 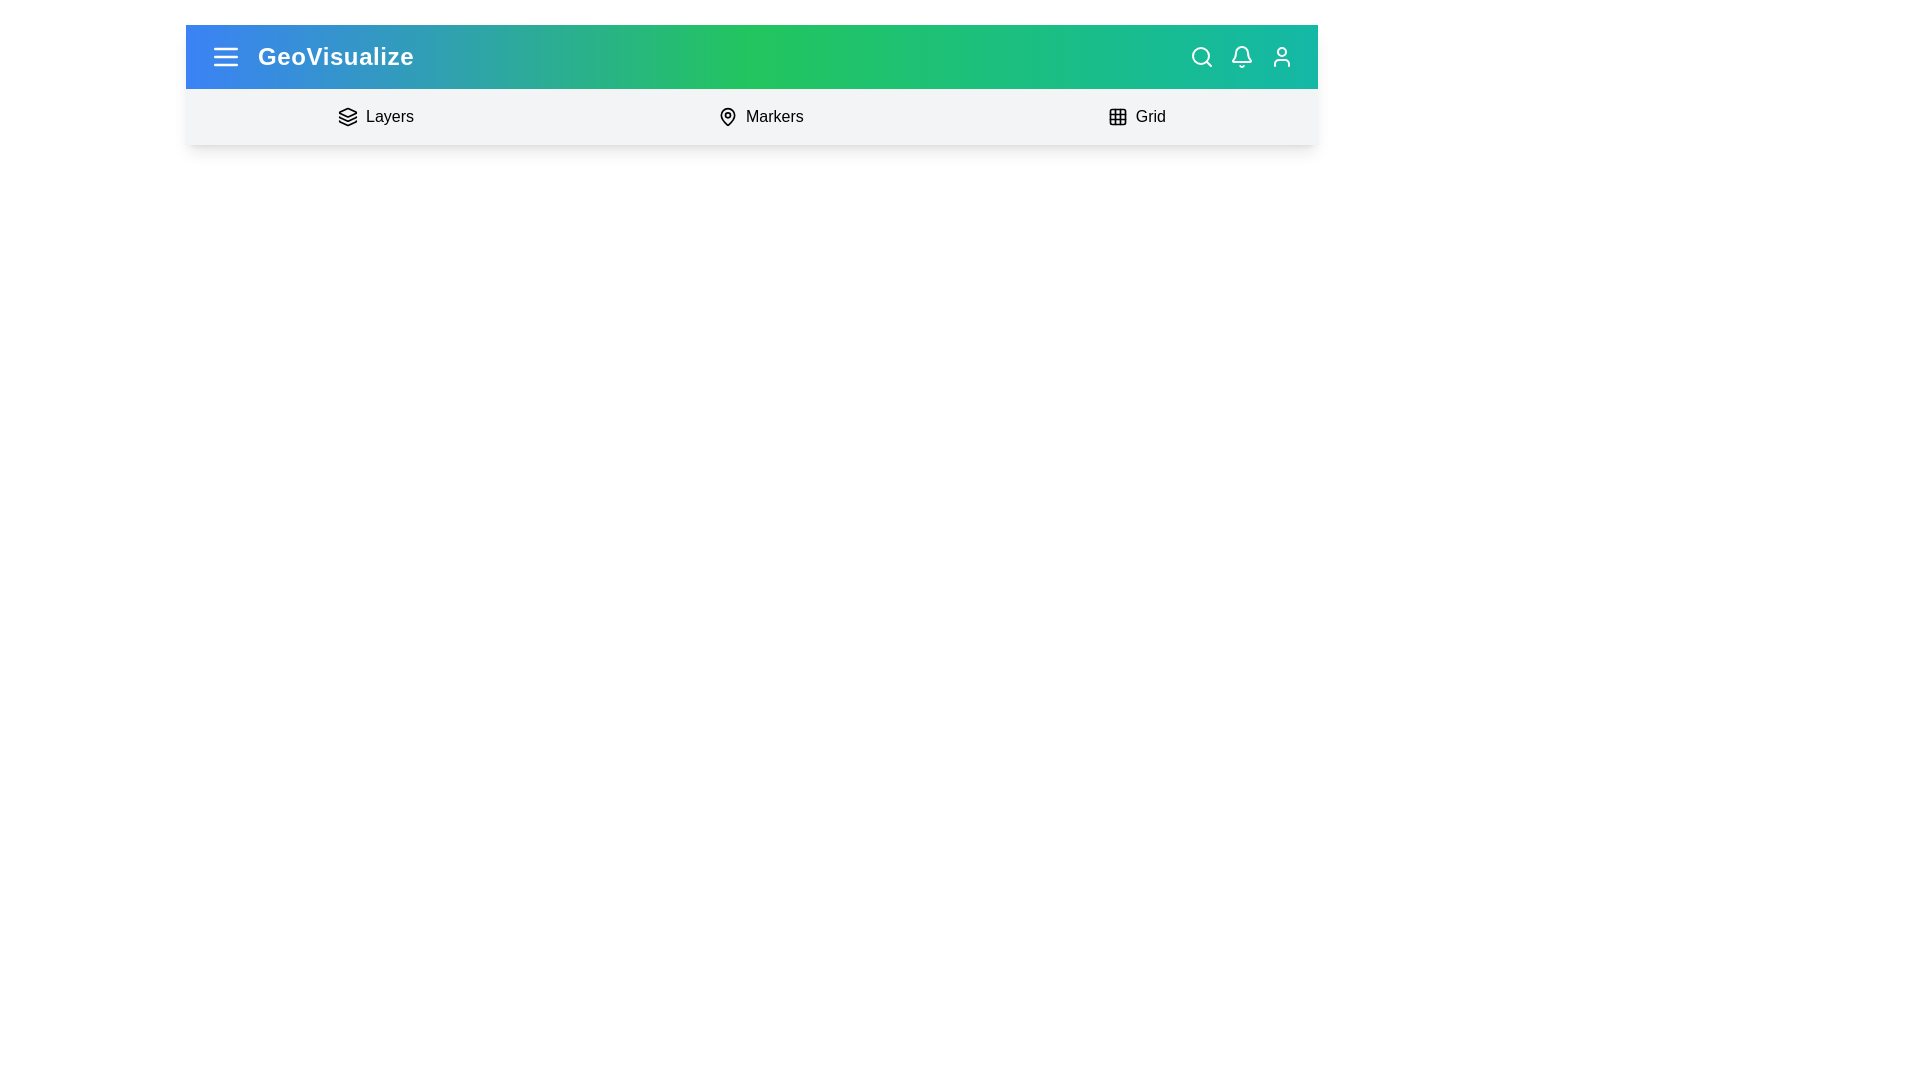 What do you see at coordinates (1281, 56) in the screenshot?
I see `the user profile icon to access the user profile` at bounding box center [1281, 56].